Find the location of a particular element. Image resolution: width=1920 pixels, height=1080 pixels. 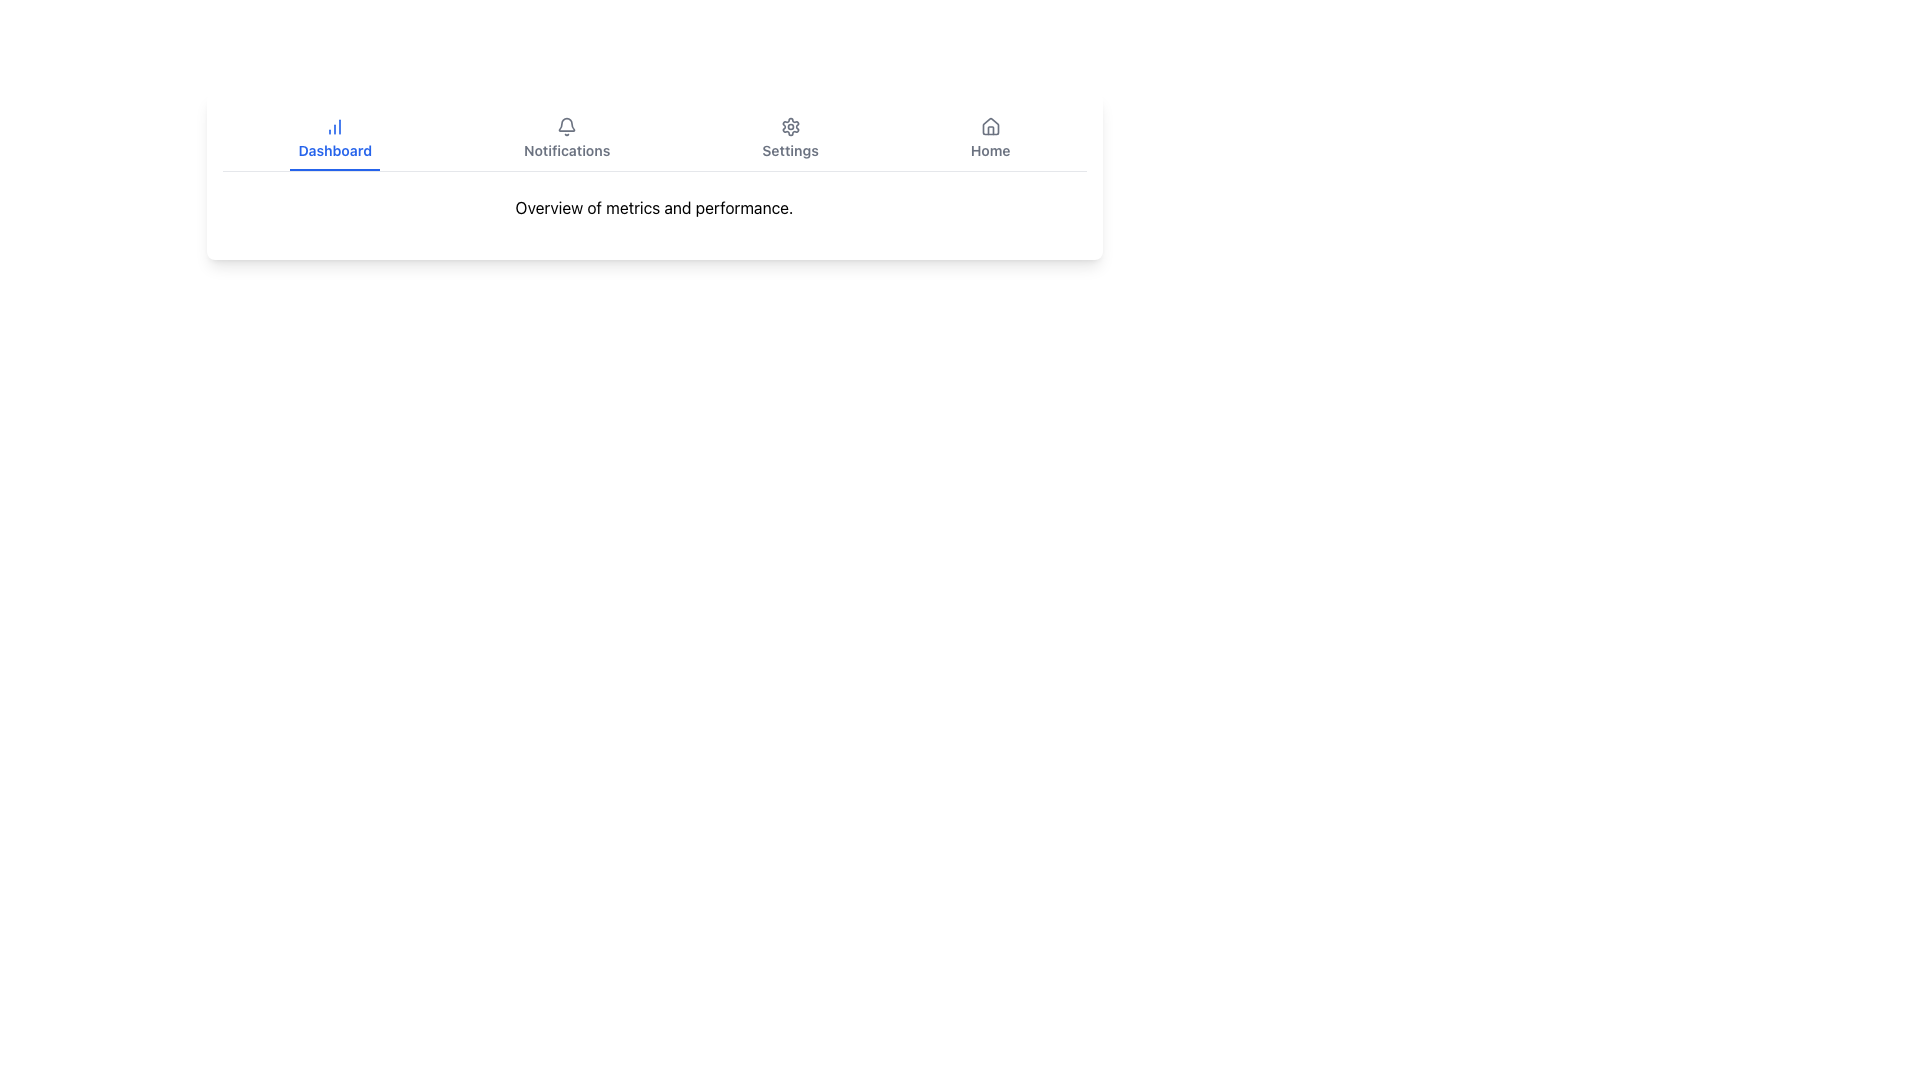

the navigation button located in the far-right position of the horizontal navigation bar is located at coordinates (990, 138).